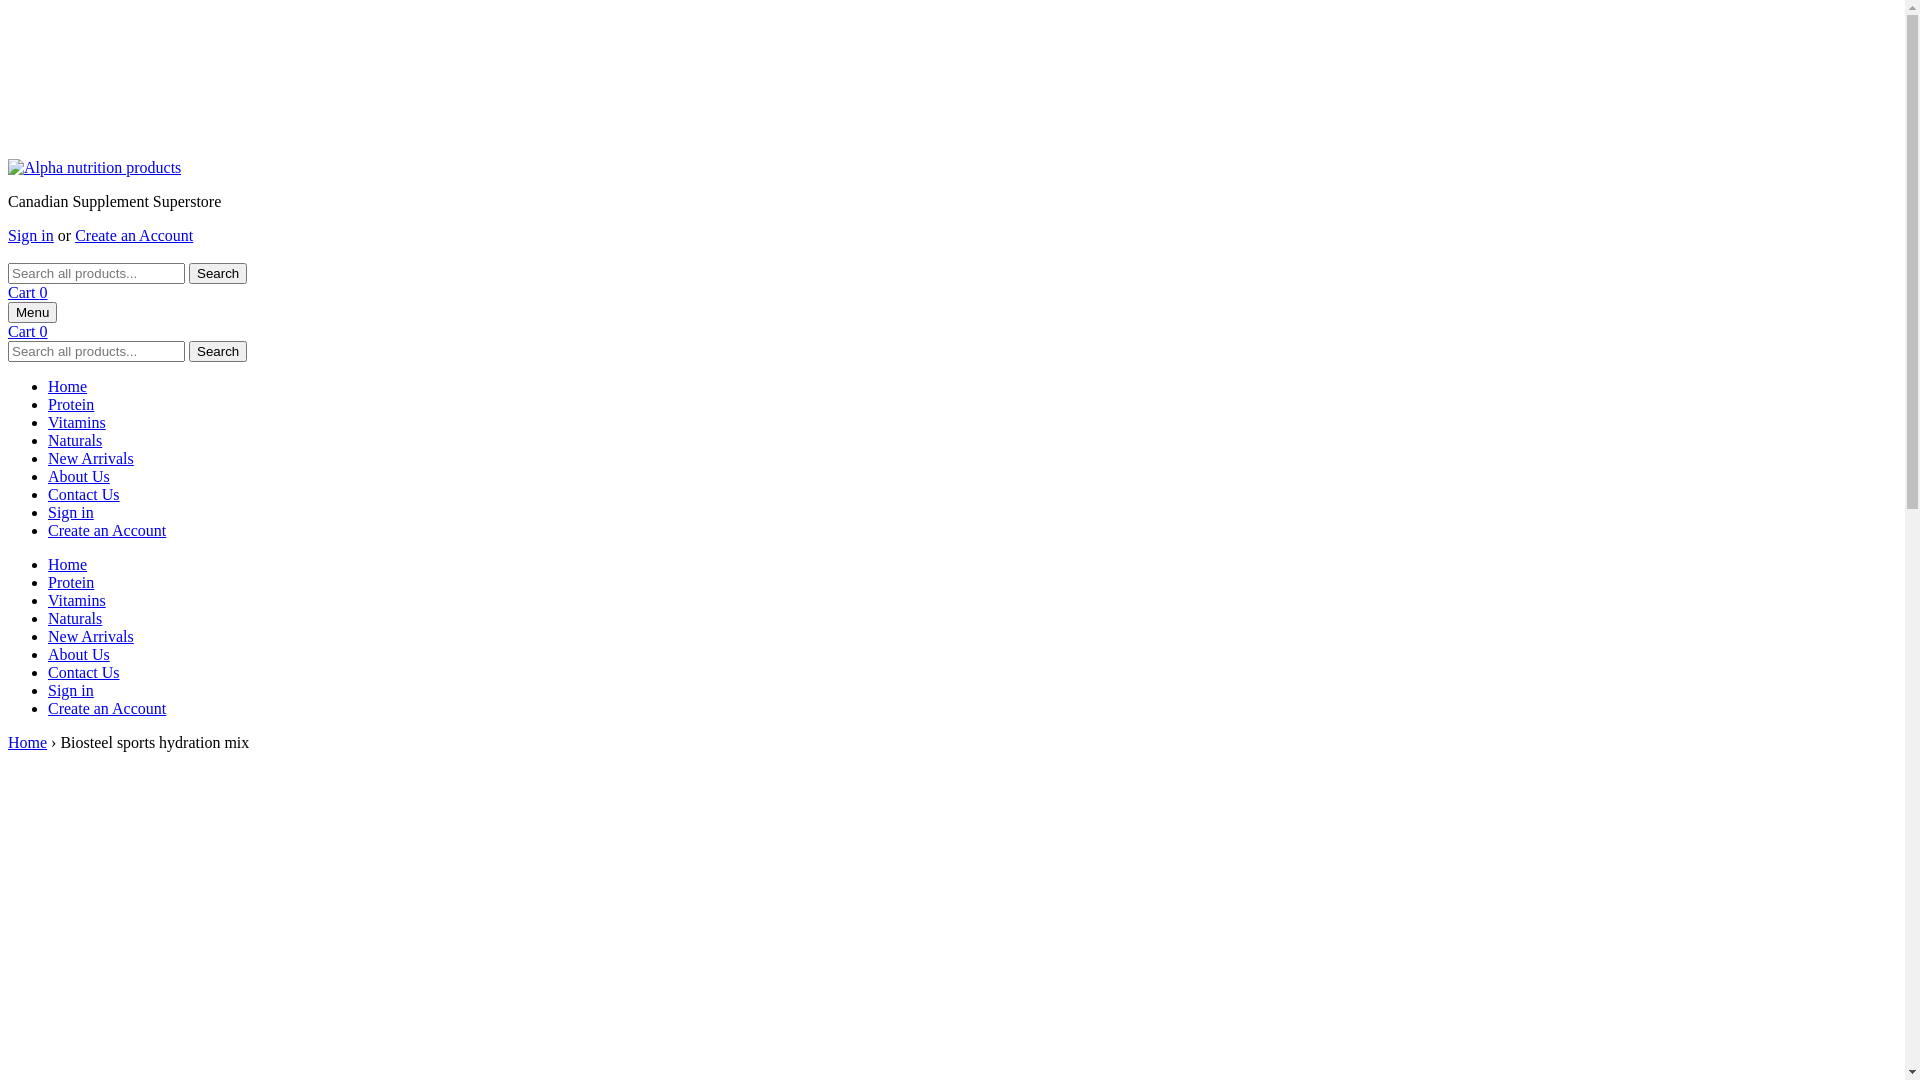  Describe the element at coordinates (32, 312) in the screenshot. I see `'Menu'` at that location.